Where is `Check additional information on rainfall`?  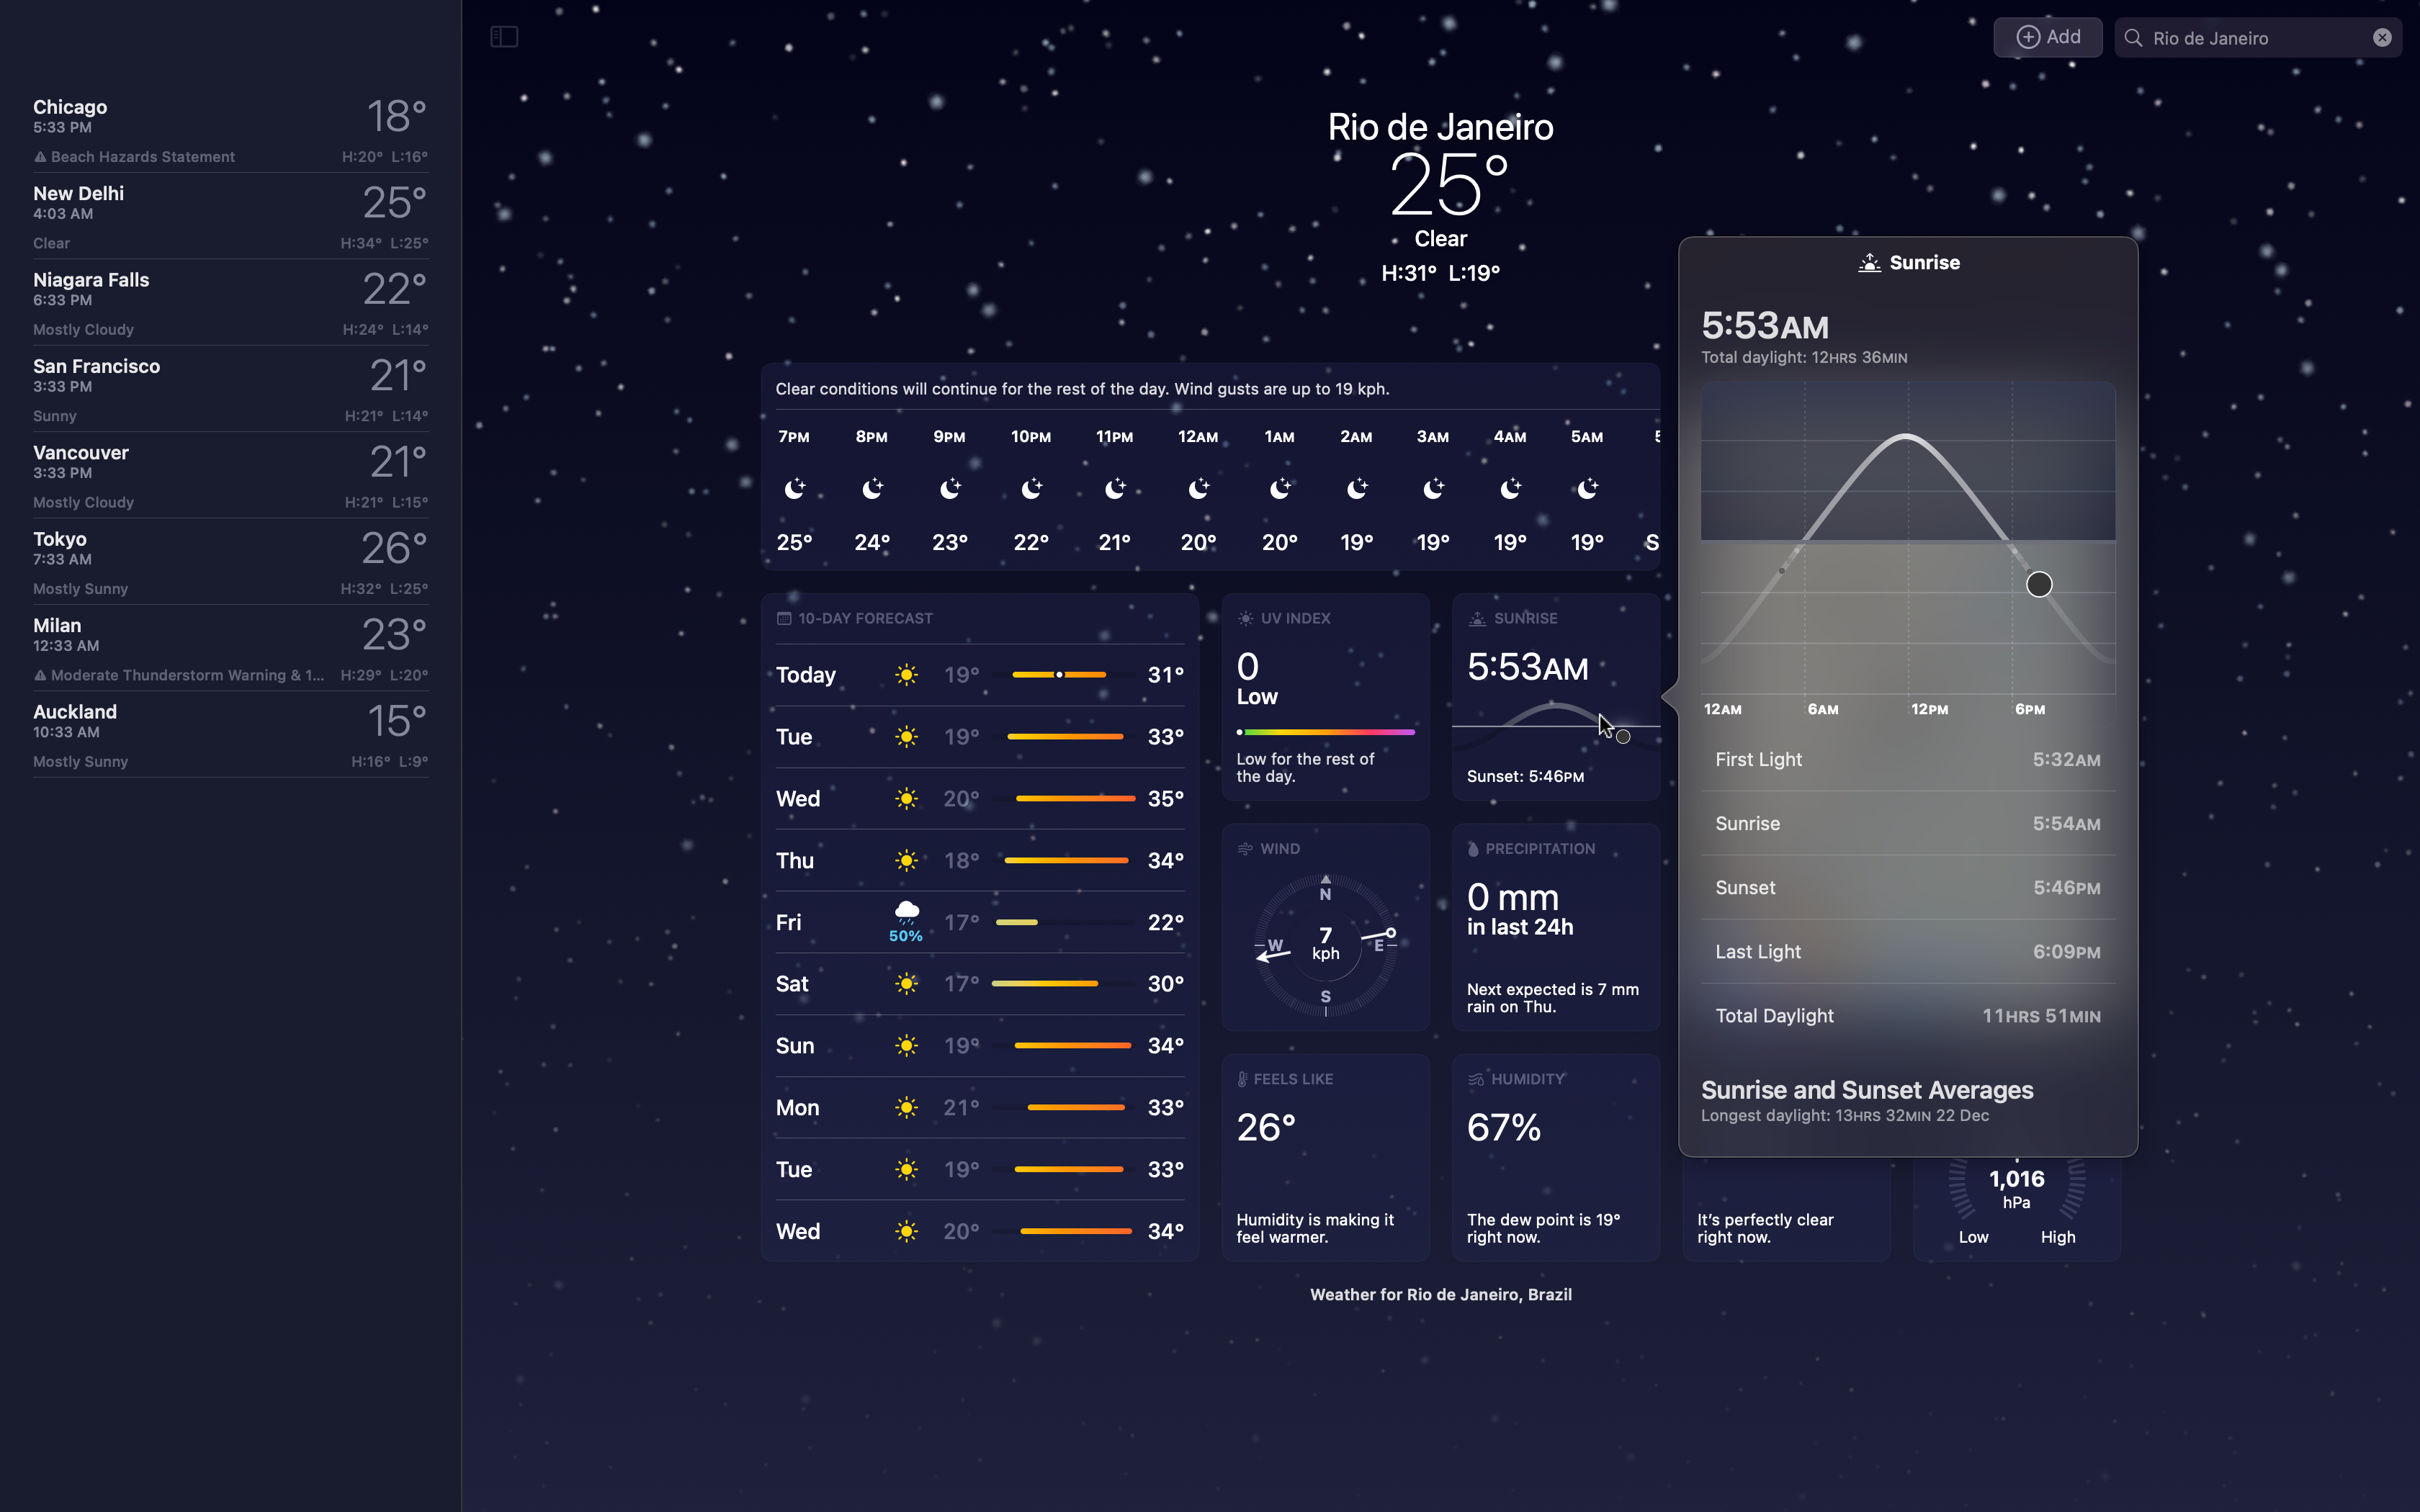
Check additional information on rainfall is located at coordinates (1553, 926).